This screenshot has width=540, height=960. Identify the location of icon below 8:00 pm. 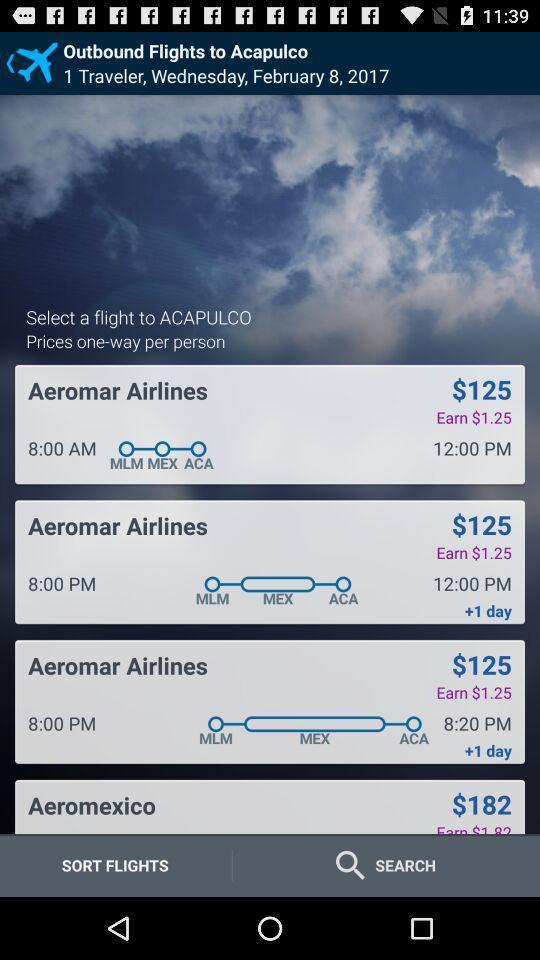
(91, 805).